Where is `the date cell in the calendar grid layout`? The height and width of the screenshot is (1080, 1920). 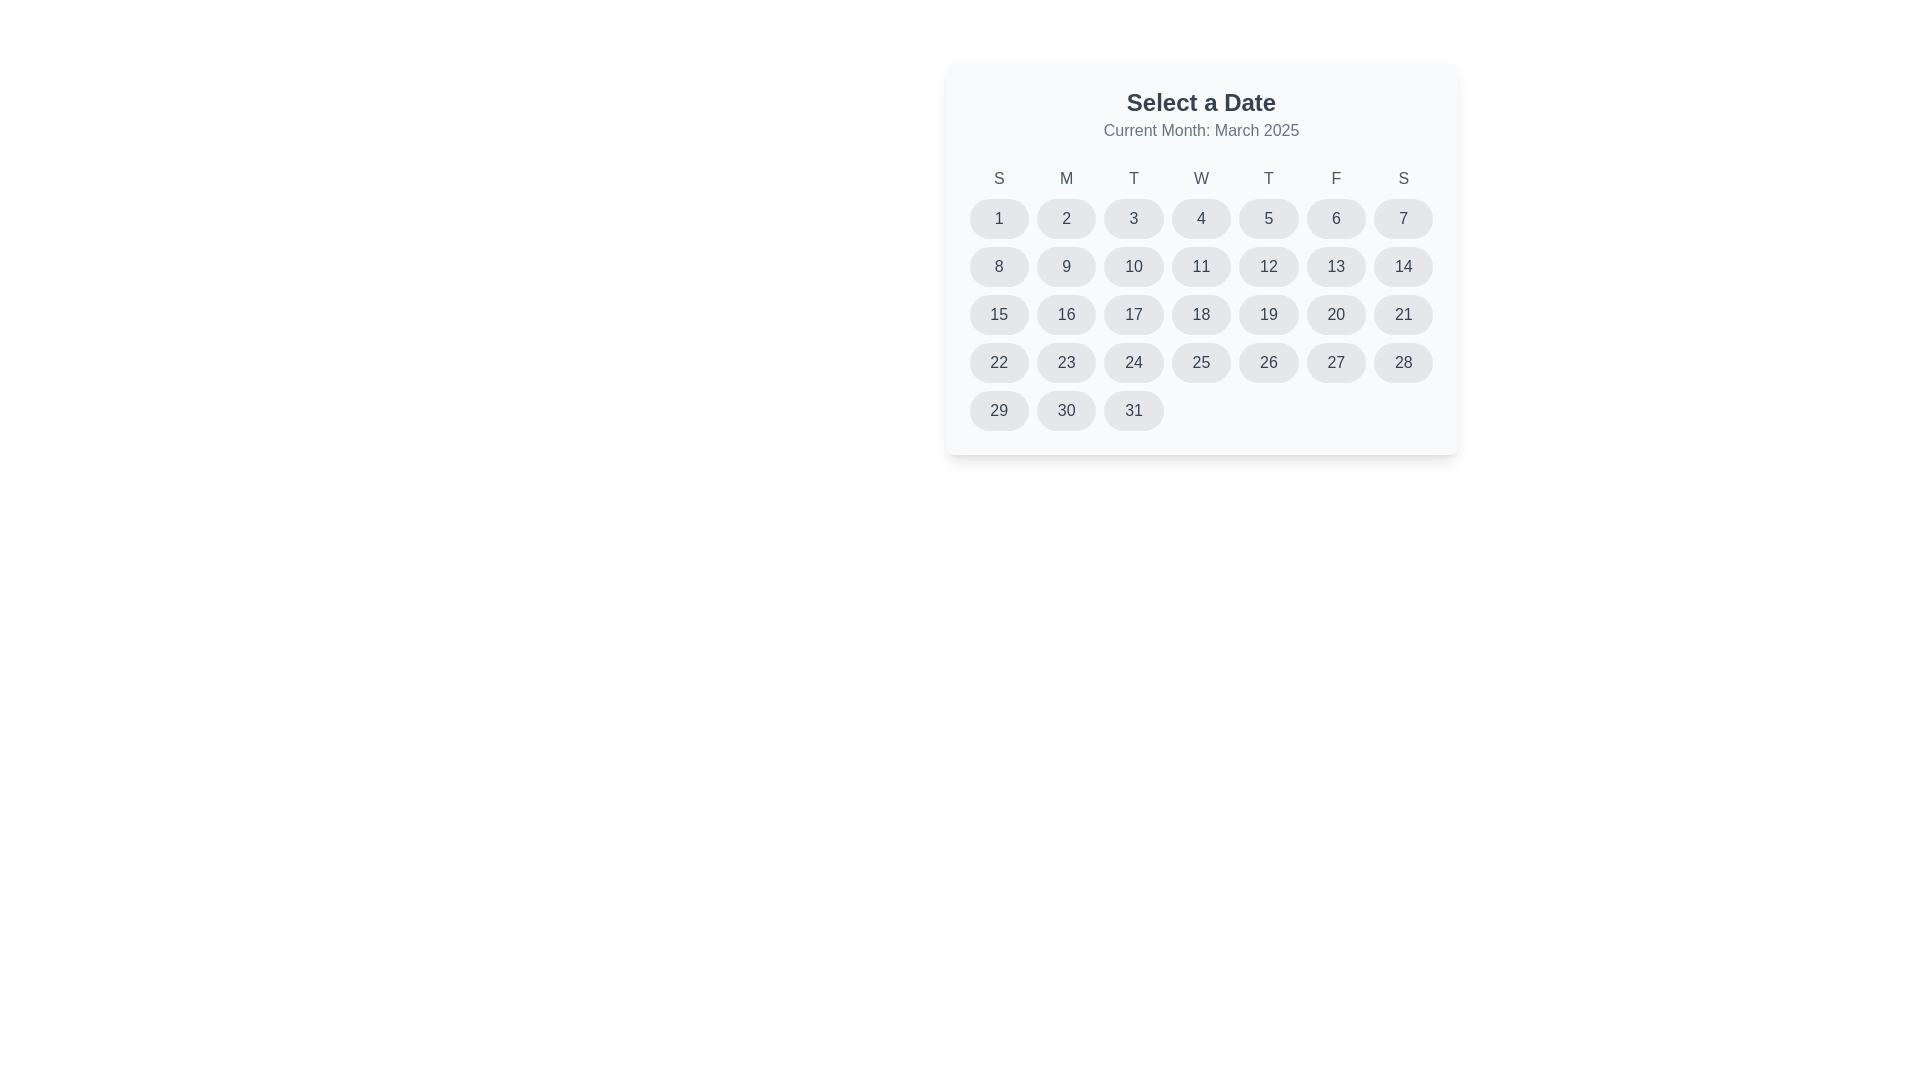
the date cell in the calendar grid layout is located at coordinates (1200, 299).